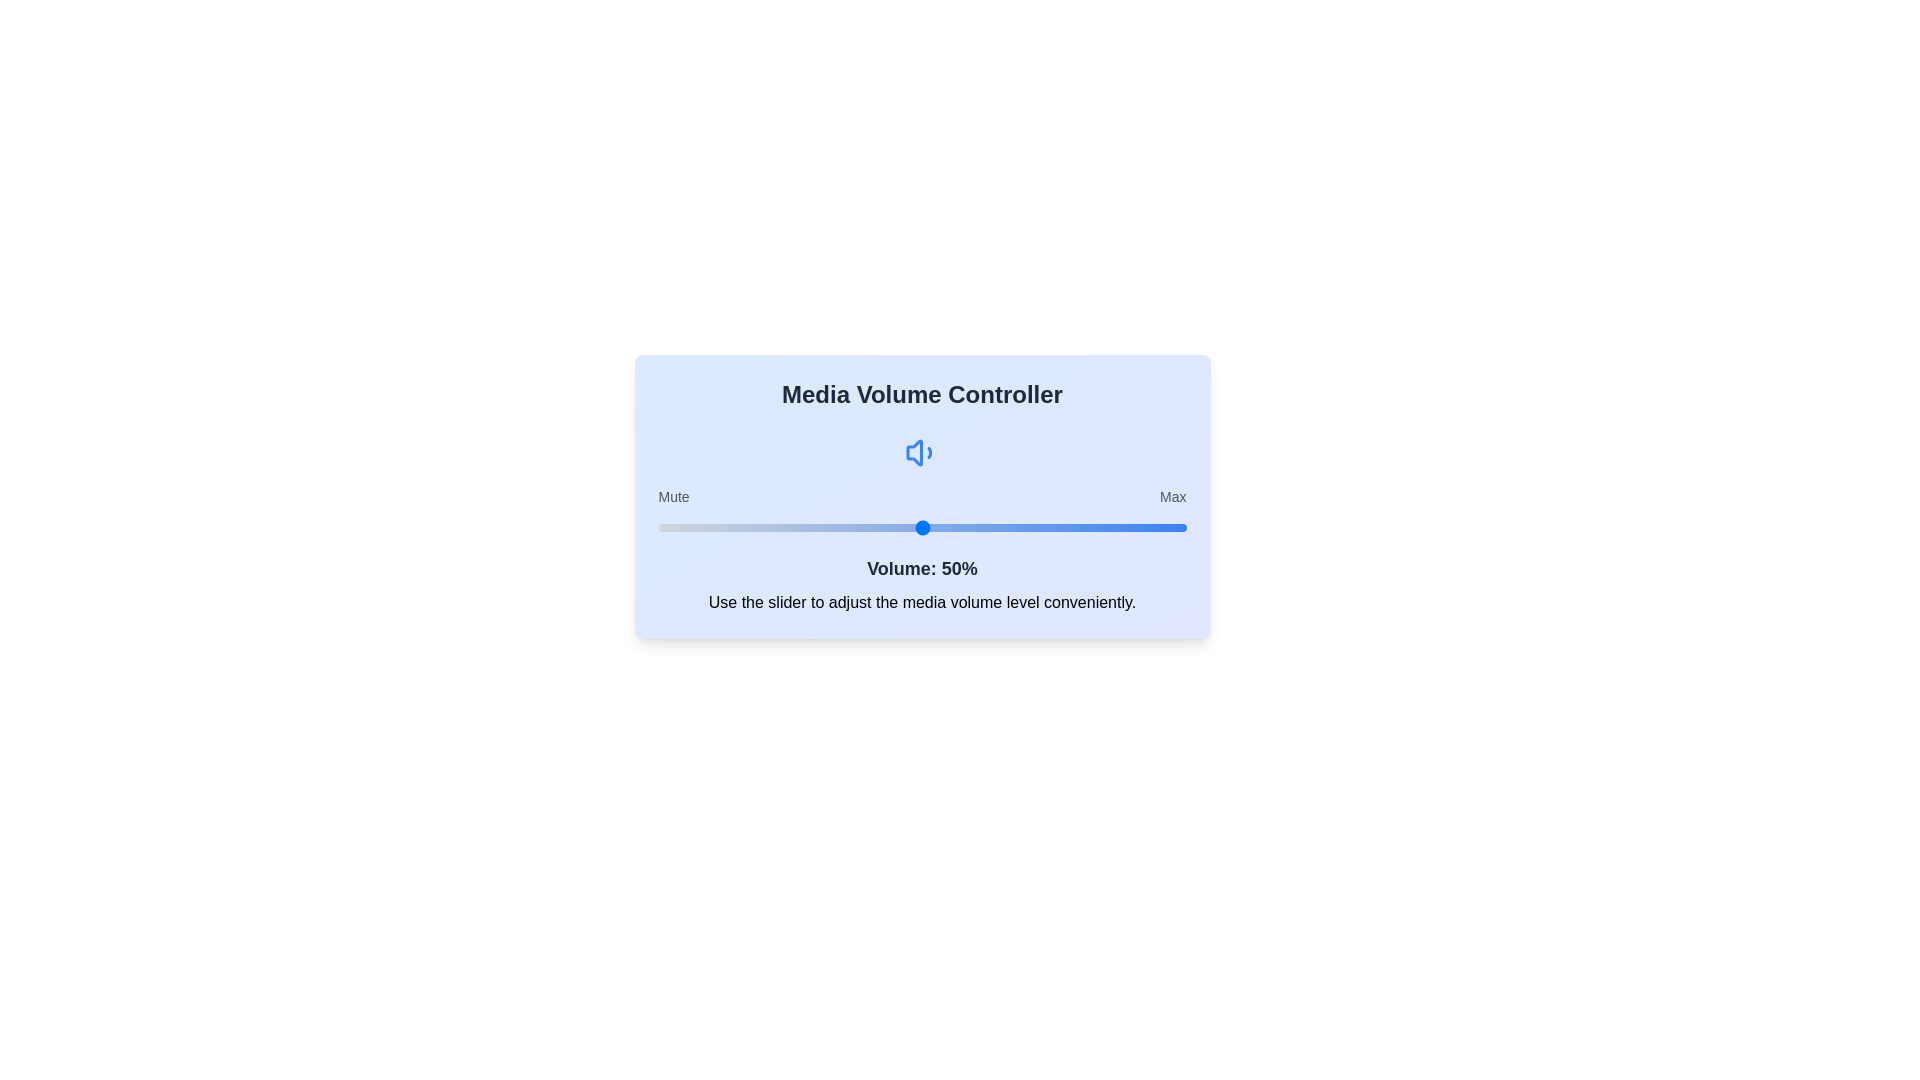 The height and width of the screenshot is (1080, 1920). Describe the element at coordinates (1007, 527) in the screenshot. I see `the volume to 66% by adjusting the slider` at that location.